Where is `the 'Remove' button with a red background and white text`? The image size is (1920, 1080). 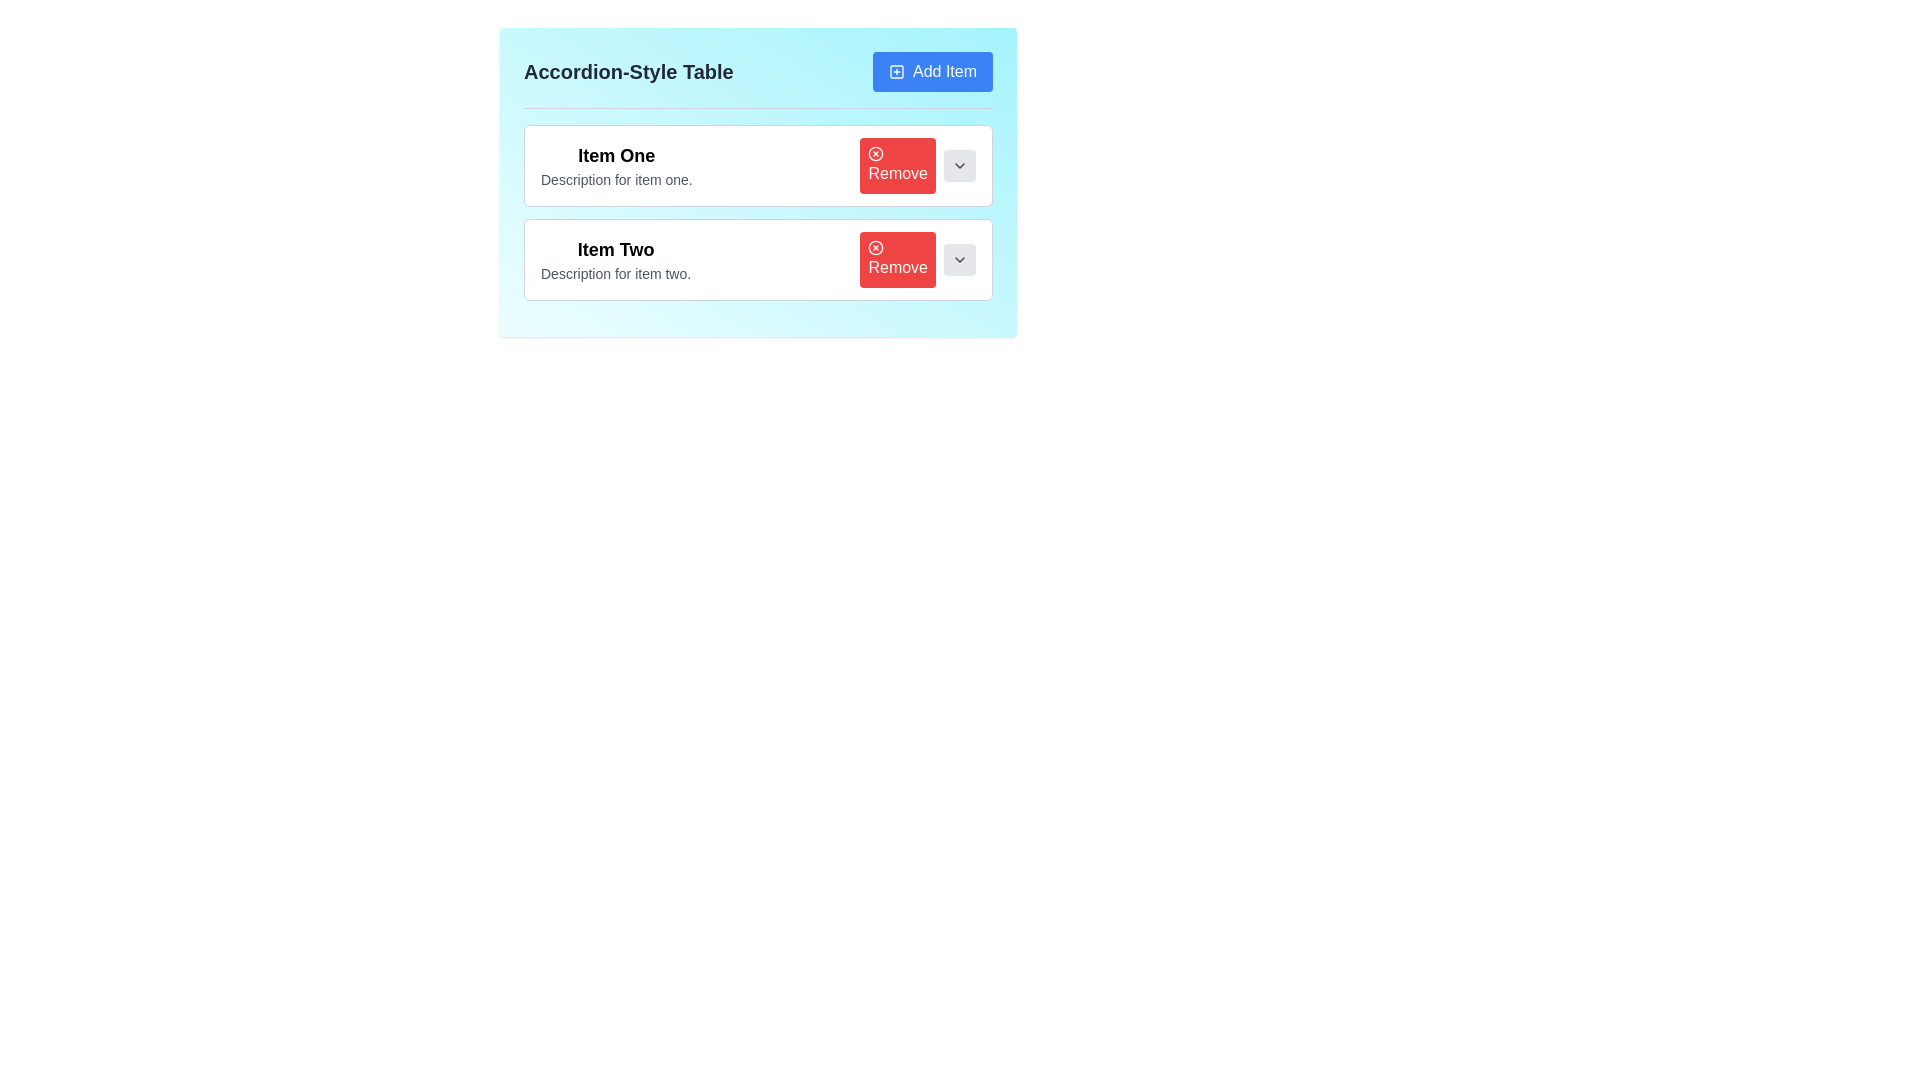
the 'Remove' button with a red background and white text is located at coordinates (916, 258).